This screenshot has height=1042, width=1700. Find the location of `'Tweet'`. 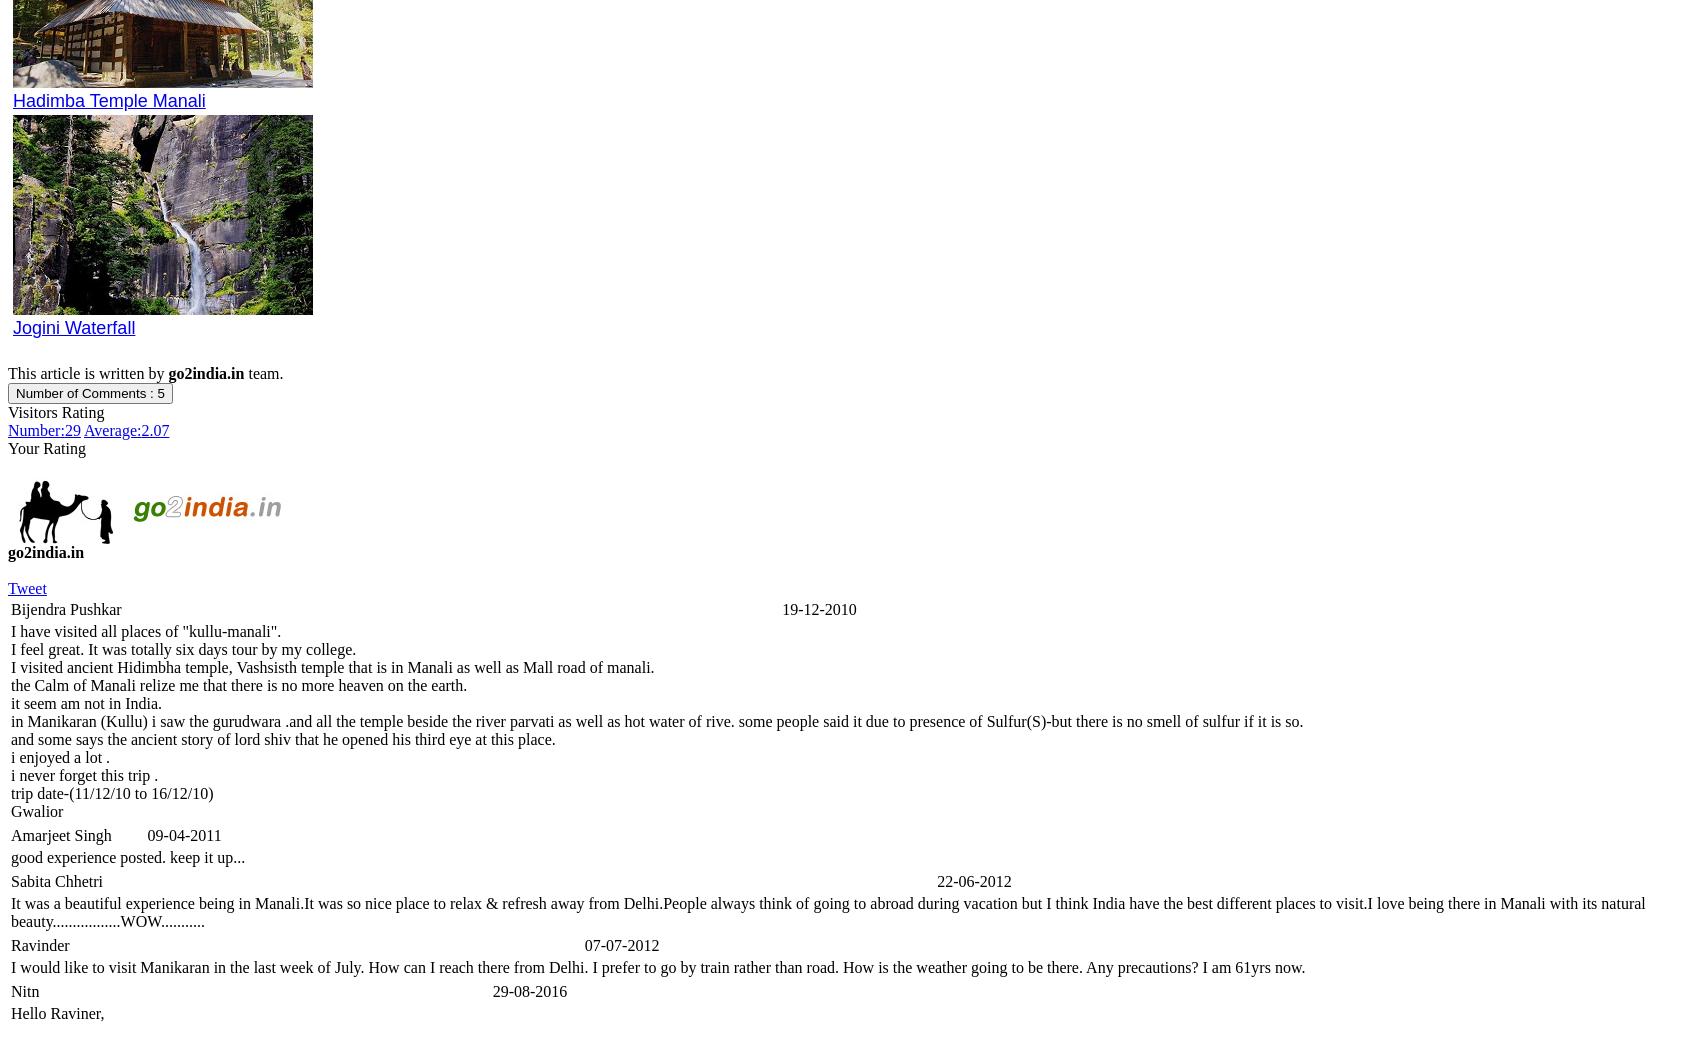

'Tweet' is located at coordinates (27, 587).